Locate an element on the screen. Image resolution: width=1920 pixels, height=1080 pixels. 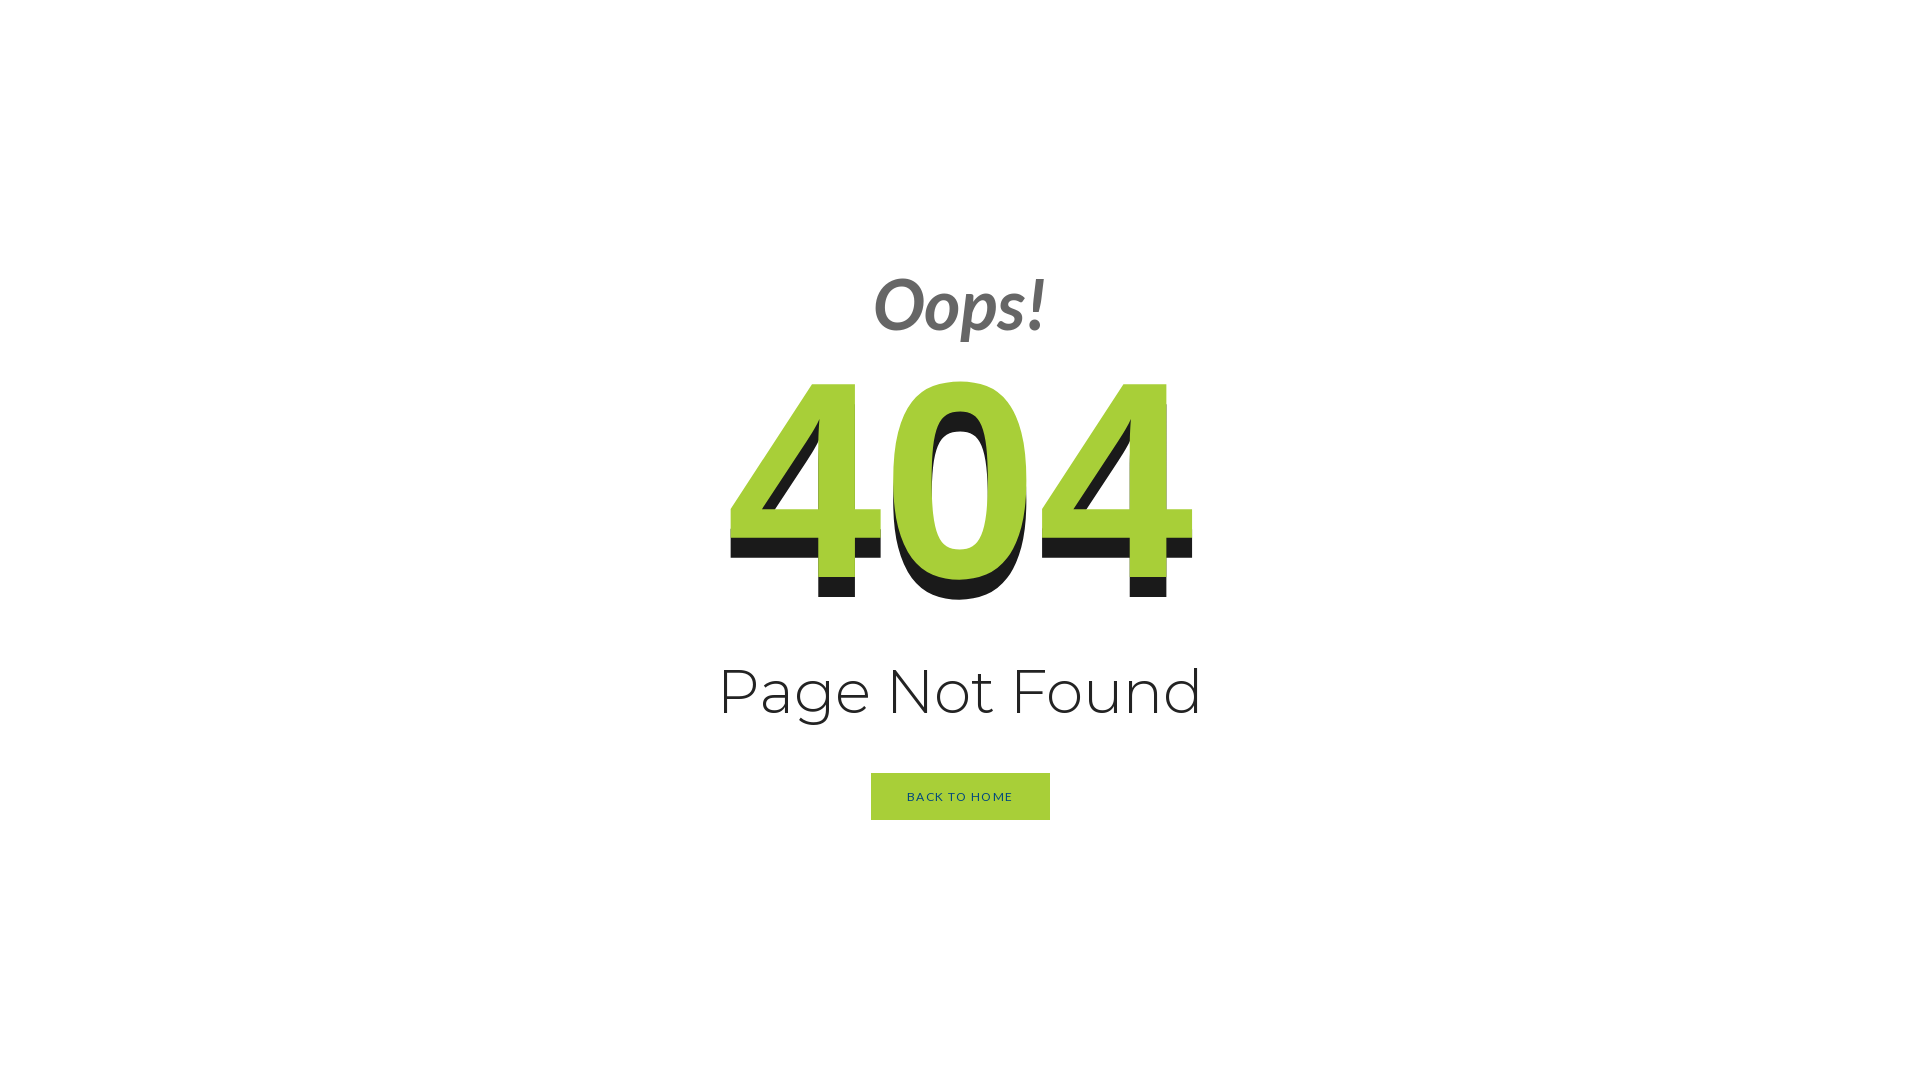
'BACK TO HOME' is located at coordinates (958, 794).